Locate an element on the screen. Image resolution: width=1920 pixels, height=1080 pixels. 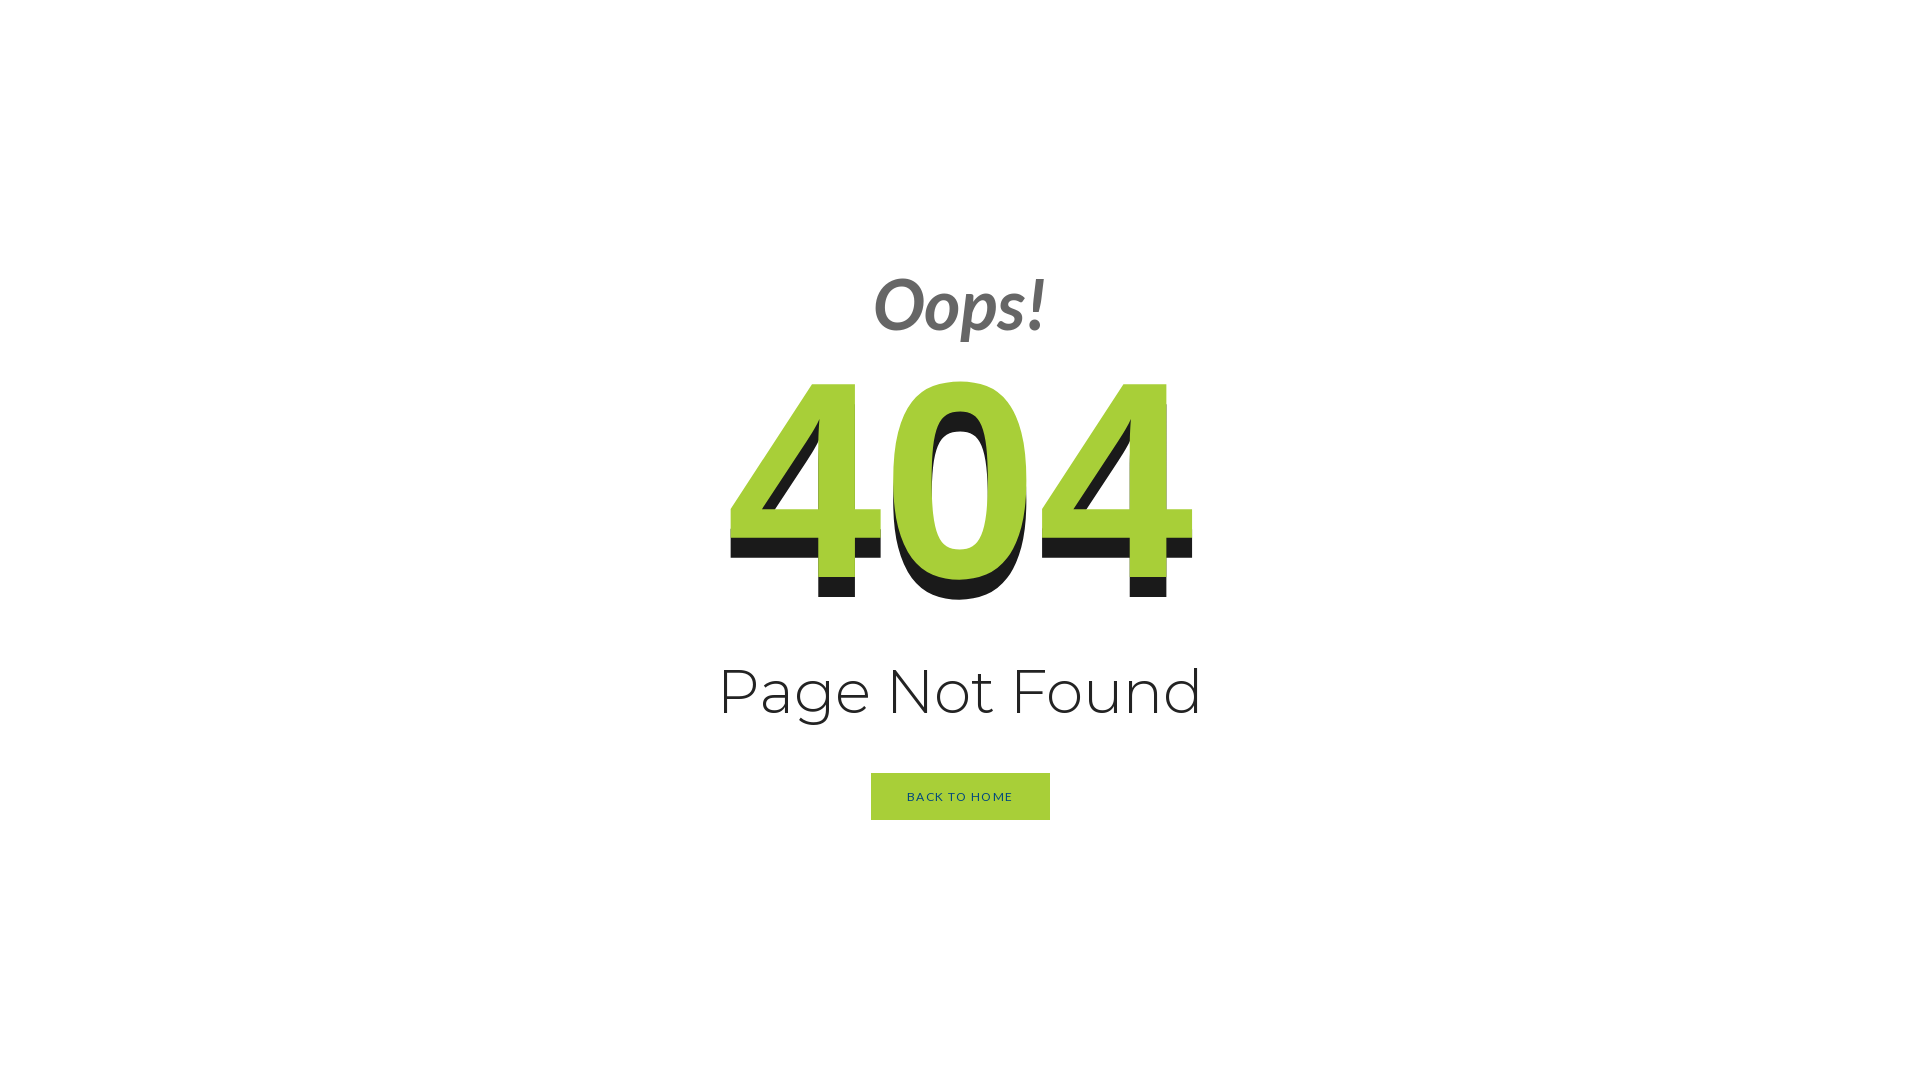
'BACK TO HOME' is located at coordinates (958, 794).